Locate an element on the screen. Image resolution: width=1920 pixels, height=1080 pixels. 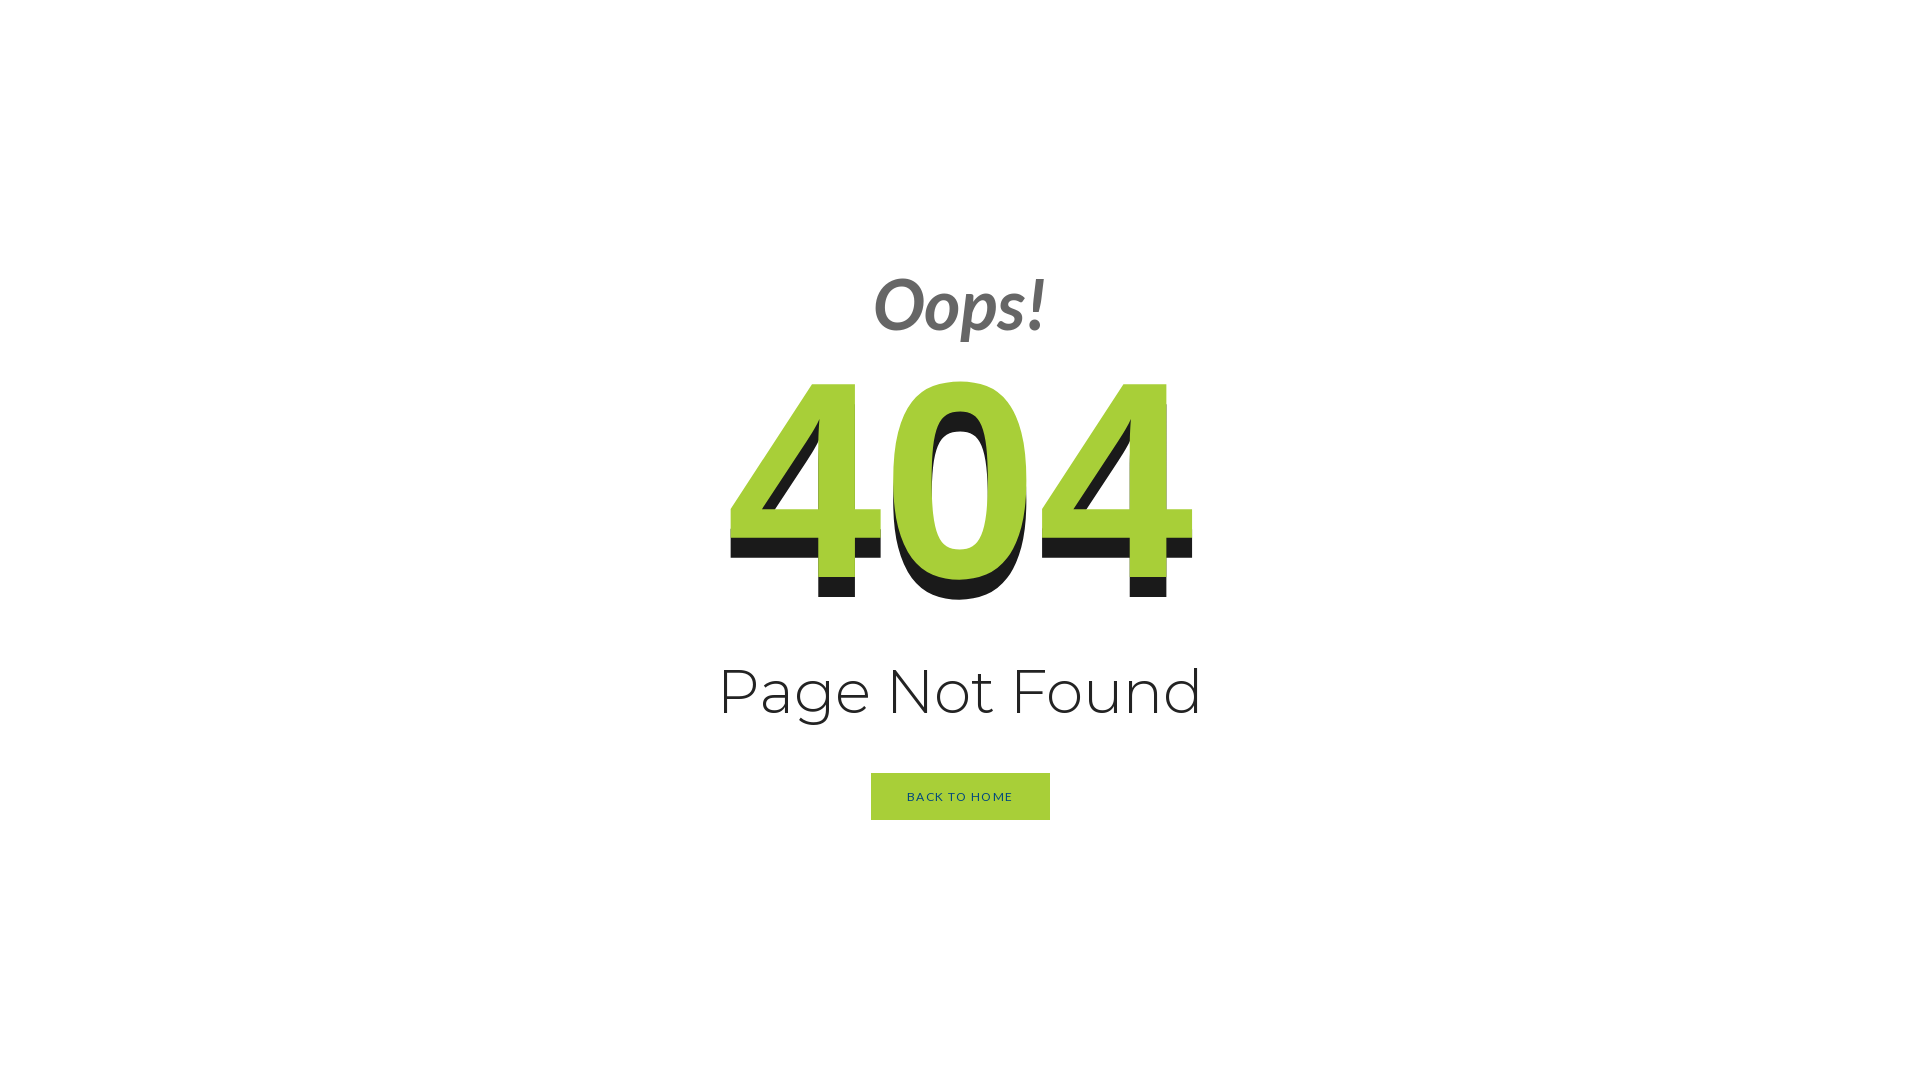
'BACK TO HOME' is located at coordinates (958, 794).